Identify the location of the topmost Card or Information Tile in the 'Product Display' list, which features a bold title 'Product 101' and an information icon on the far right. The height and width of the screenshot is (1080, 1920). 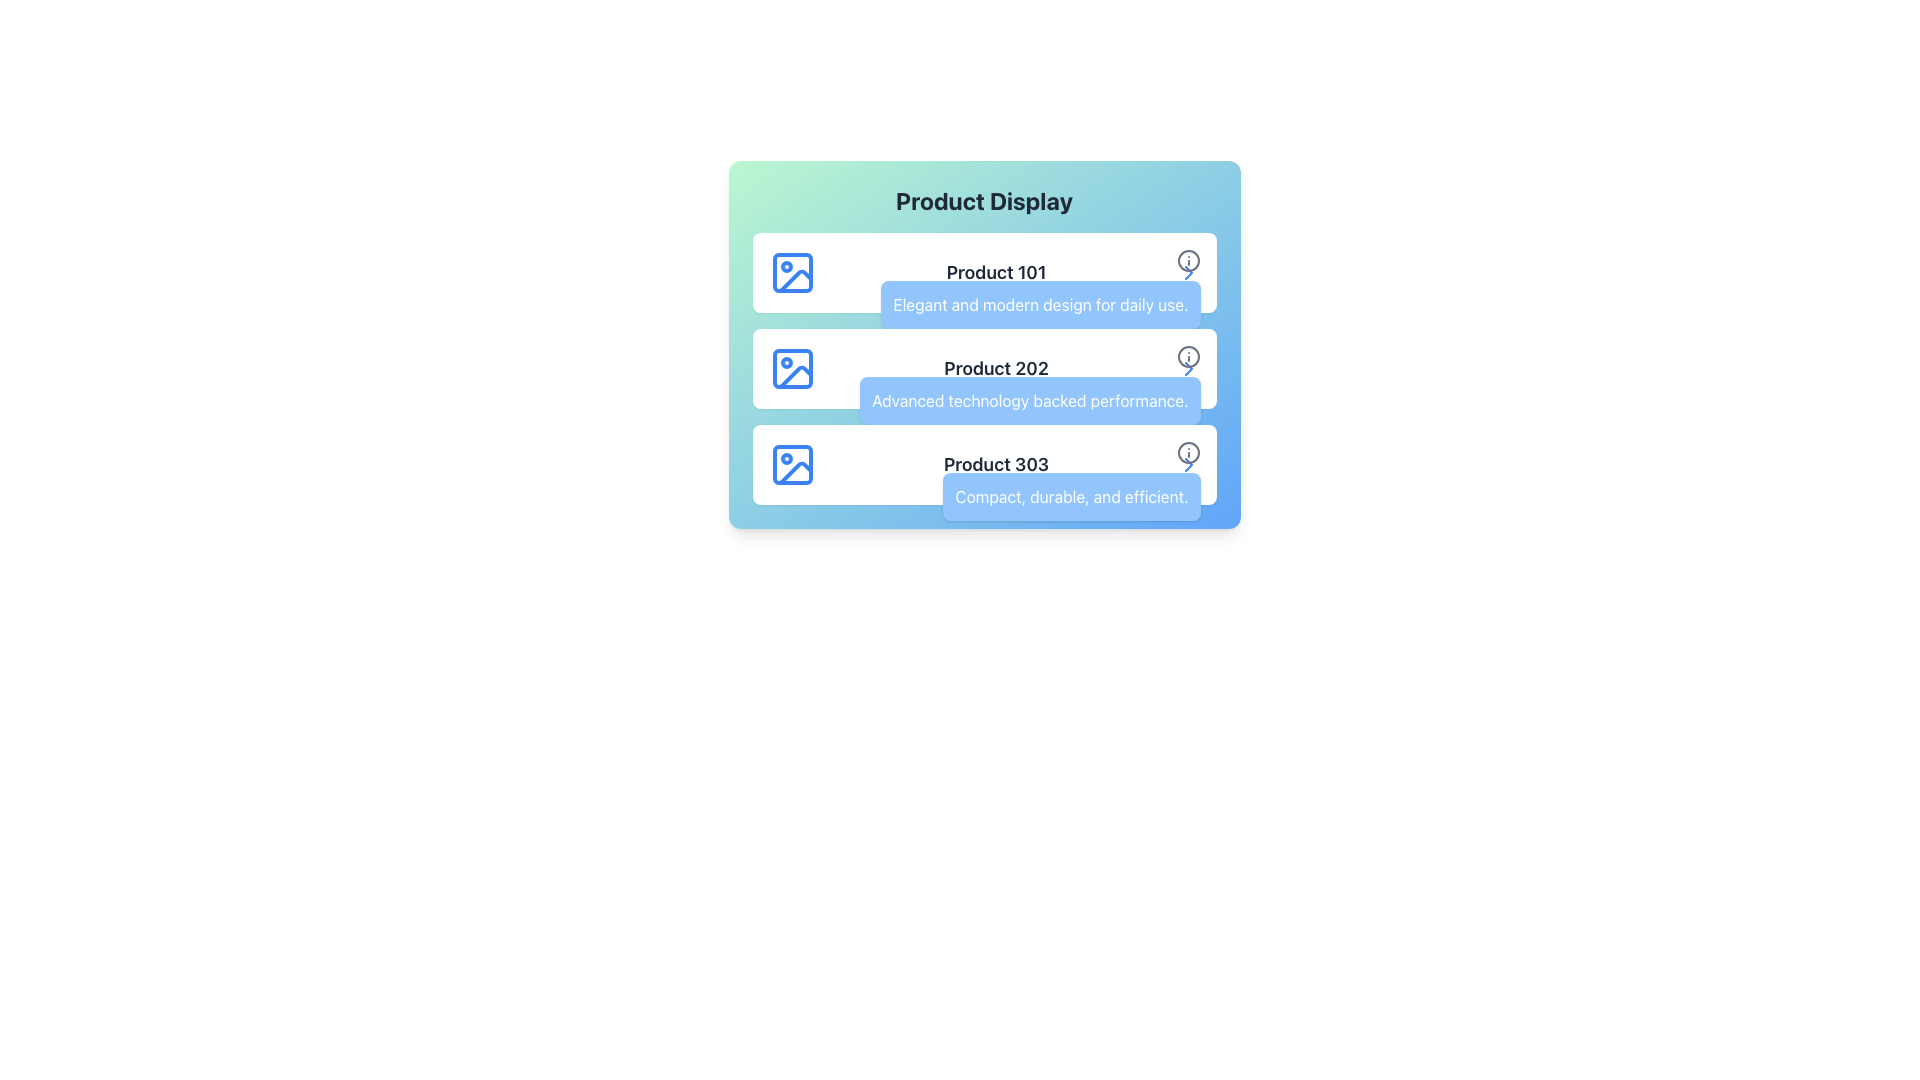
(984, 273).